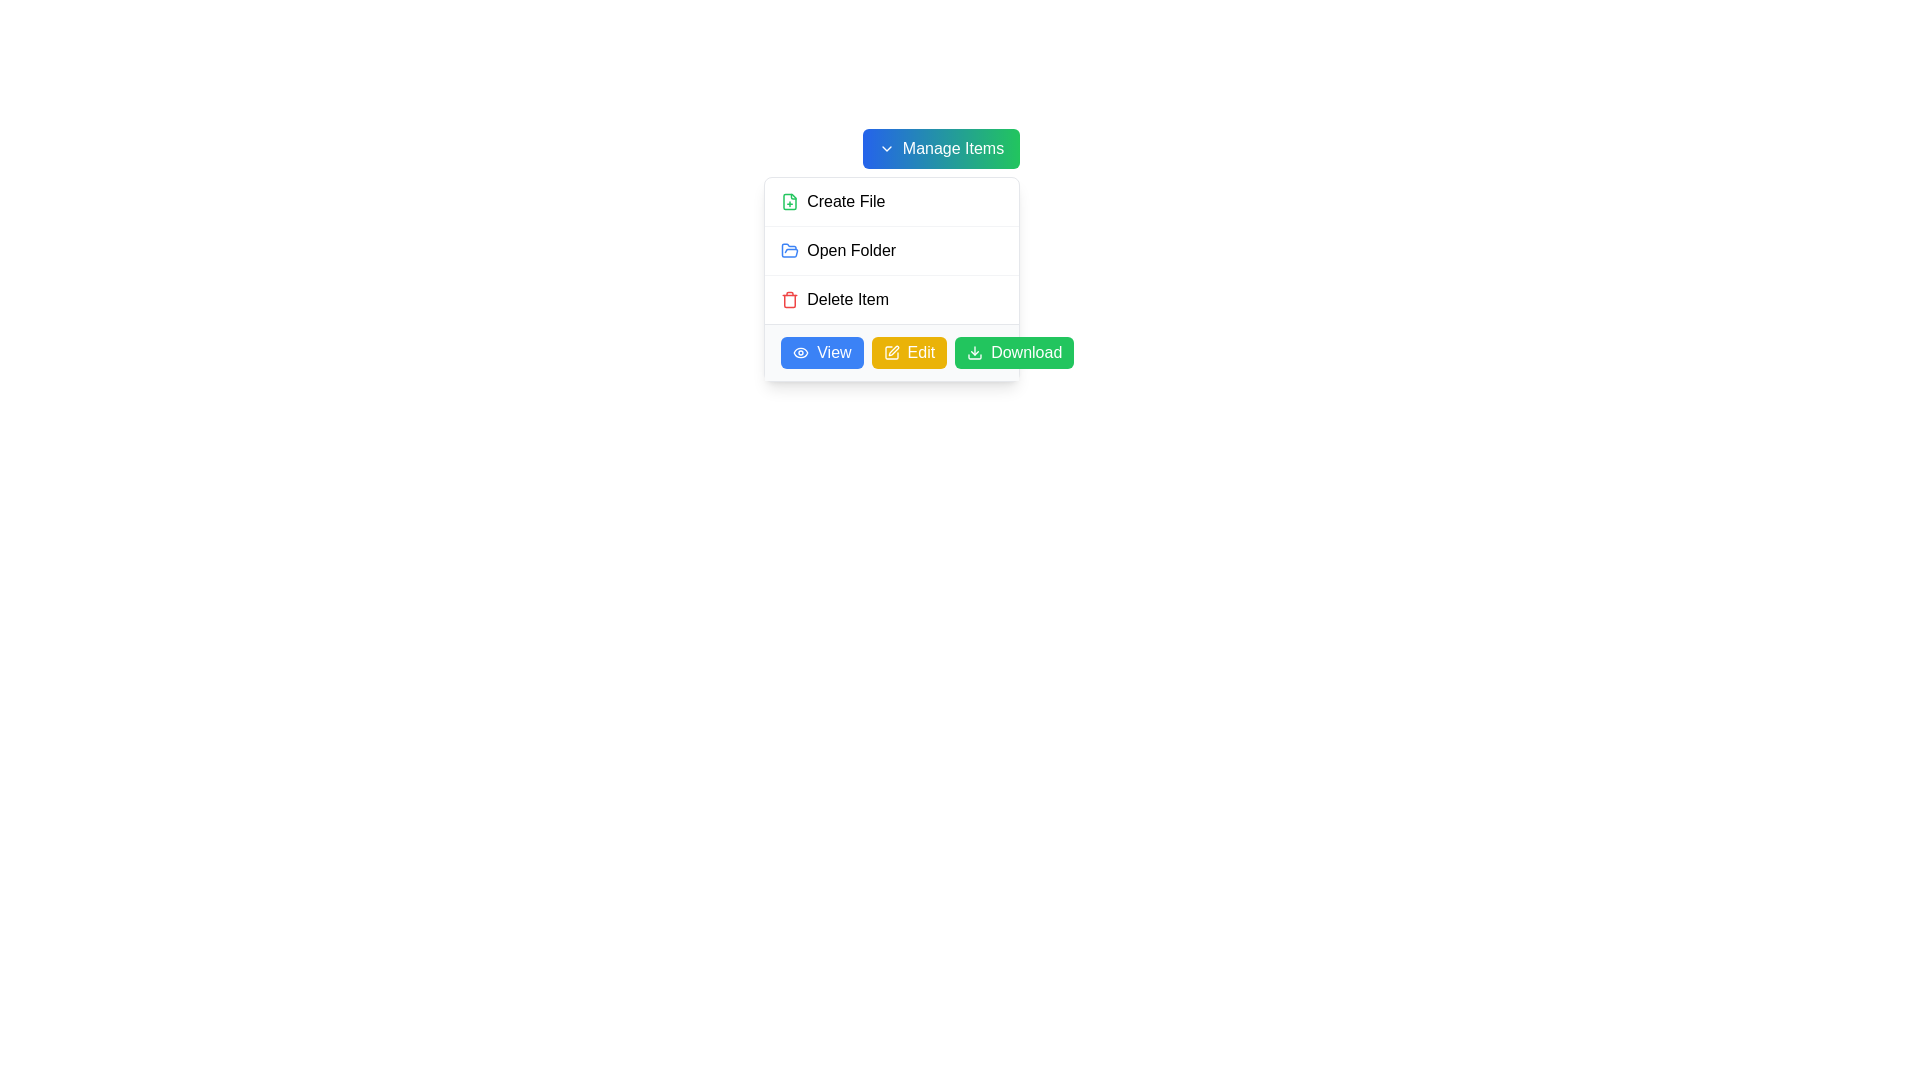 This screenshot has height=1080, width=1920. I want to click on the graphical representation of the pen and square icon located within the 'Edit' button, which is the middle button in a horizontal row of three buttons under a card-like element, so click(890, 352).